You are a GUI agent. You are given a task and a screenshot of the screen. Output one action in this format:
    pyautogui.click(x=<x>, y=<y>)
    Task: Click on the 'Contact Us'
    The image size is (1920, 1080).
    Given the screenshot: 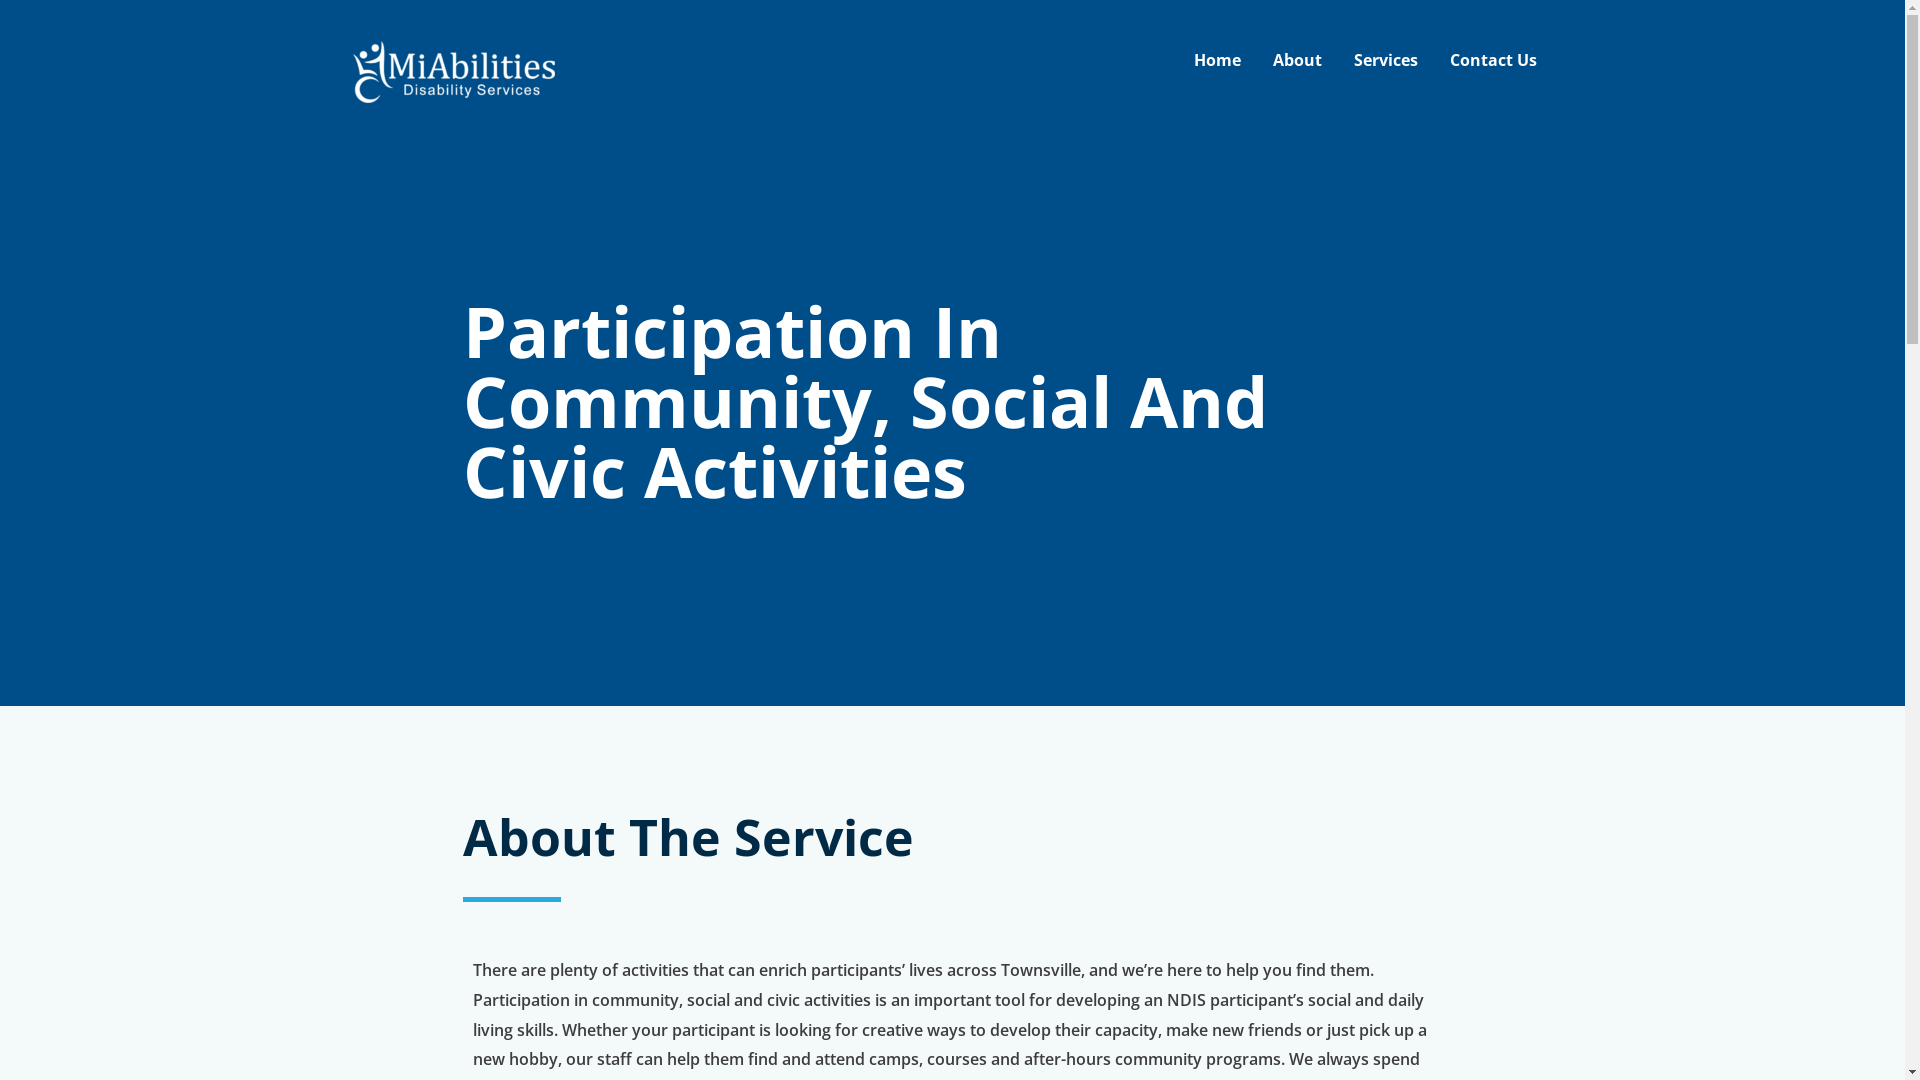 What is the action you would take?
    pyautogui.click(x=1433, y=59)
    